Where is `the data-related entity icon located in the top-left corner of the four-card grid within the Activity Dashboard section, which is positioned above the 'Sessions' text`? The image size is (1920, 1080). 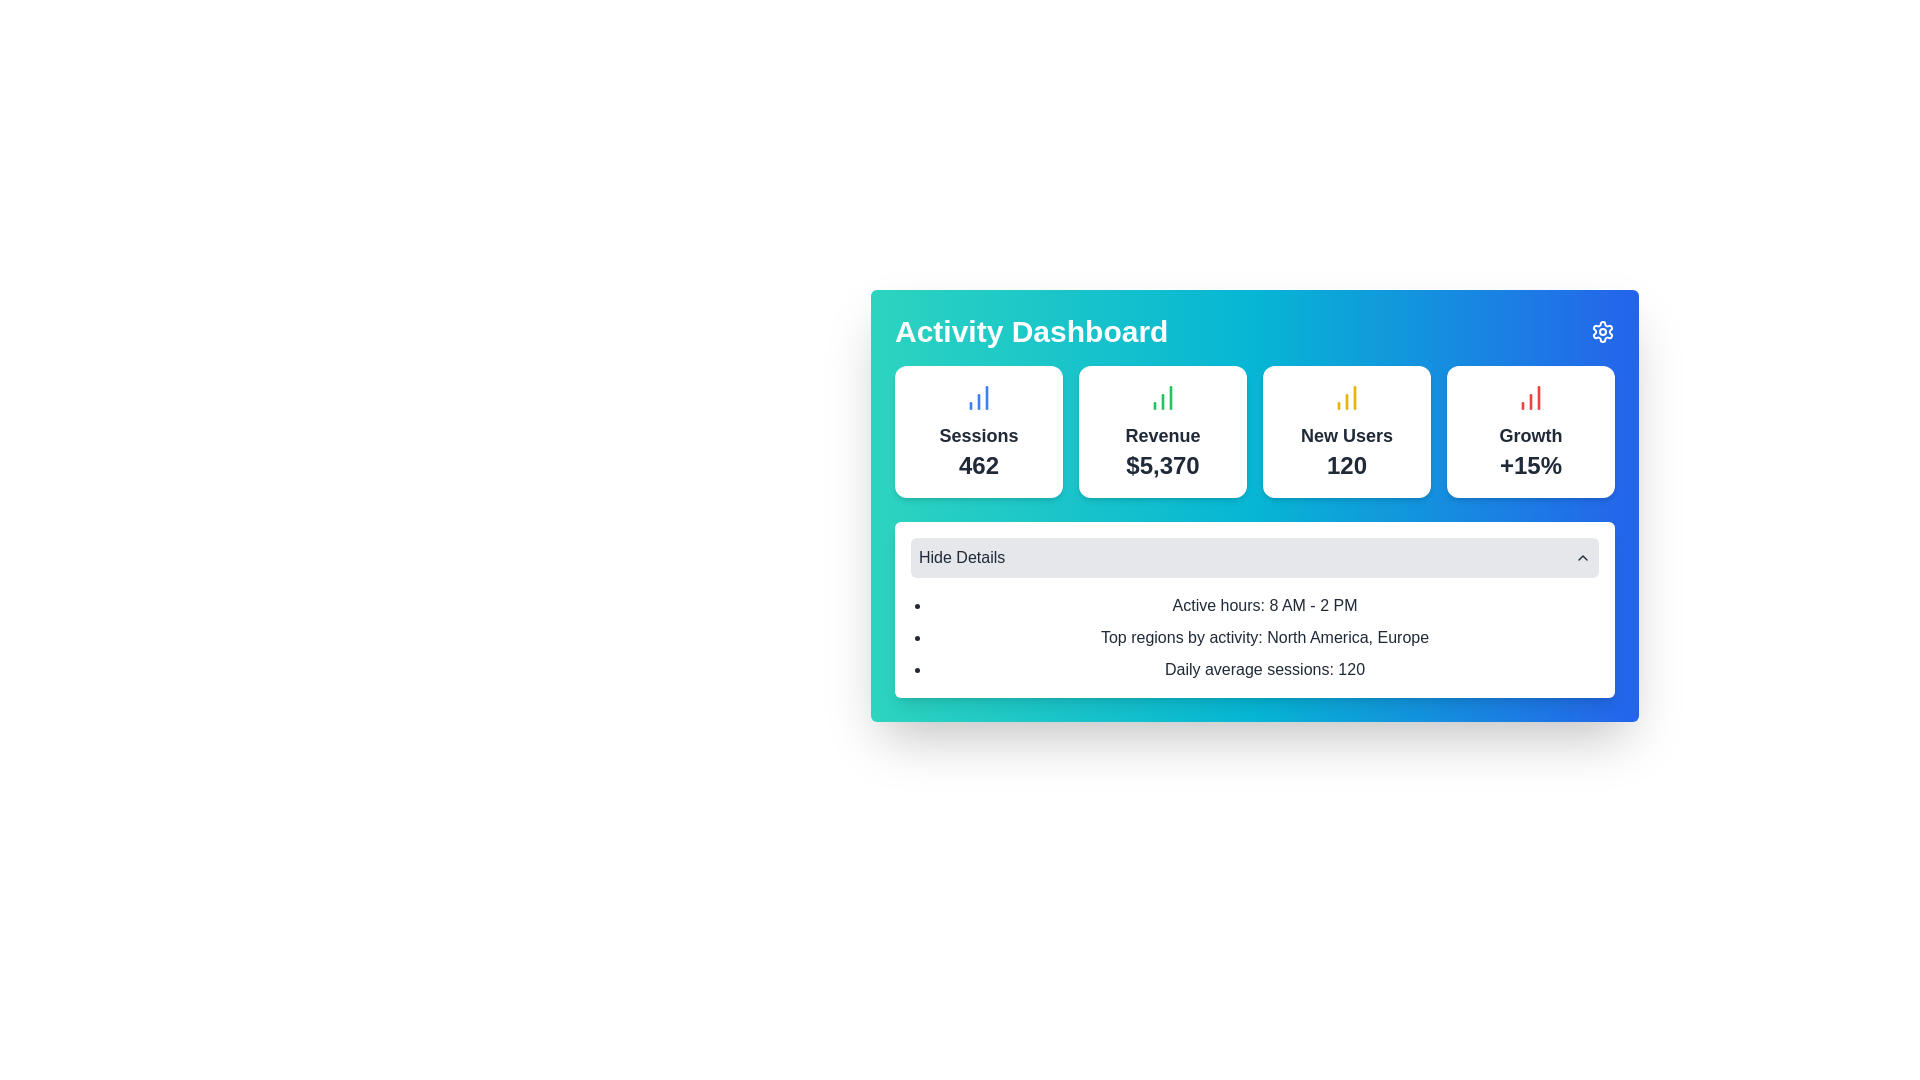 the data-related entity icon located in the top-left corner of the four-card grid within the Activity Dashboard section, which is positioned above the 'Sessions' text is located at coordinates (979, 397).